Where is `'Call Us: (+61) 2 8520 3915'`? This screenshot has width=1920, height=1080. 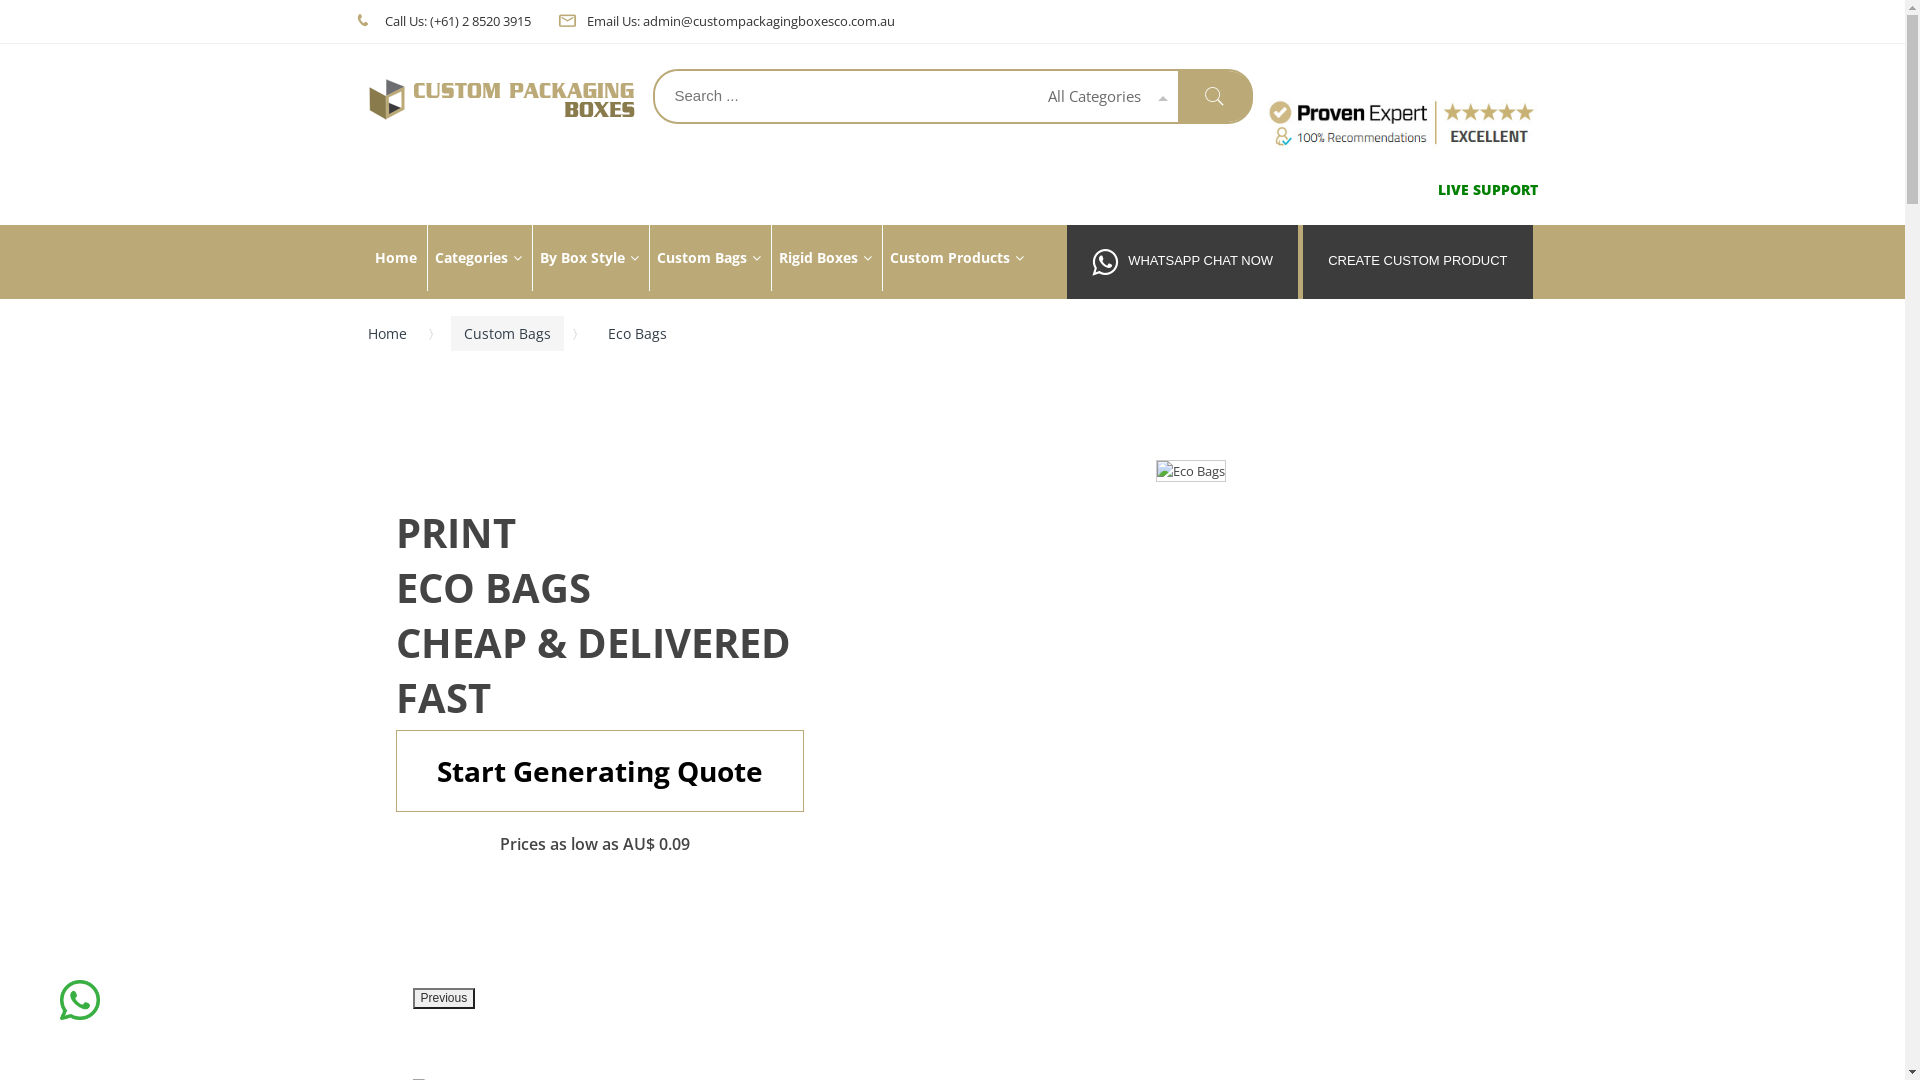
'Call Us: (+61) 2 8520 3915' is located at coordinates (455, 20).